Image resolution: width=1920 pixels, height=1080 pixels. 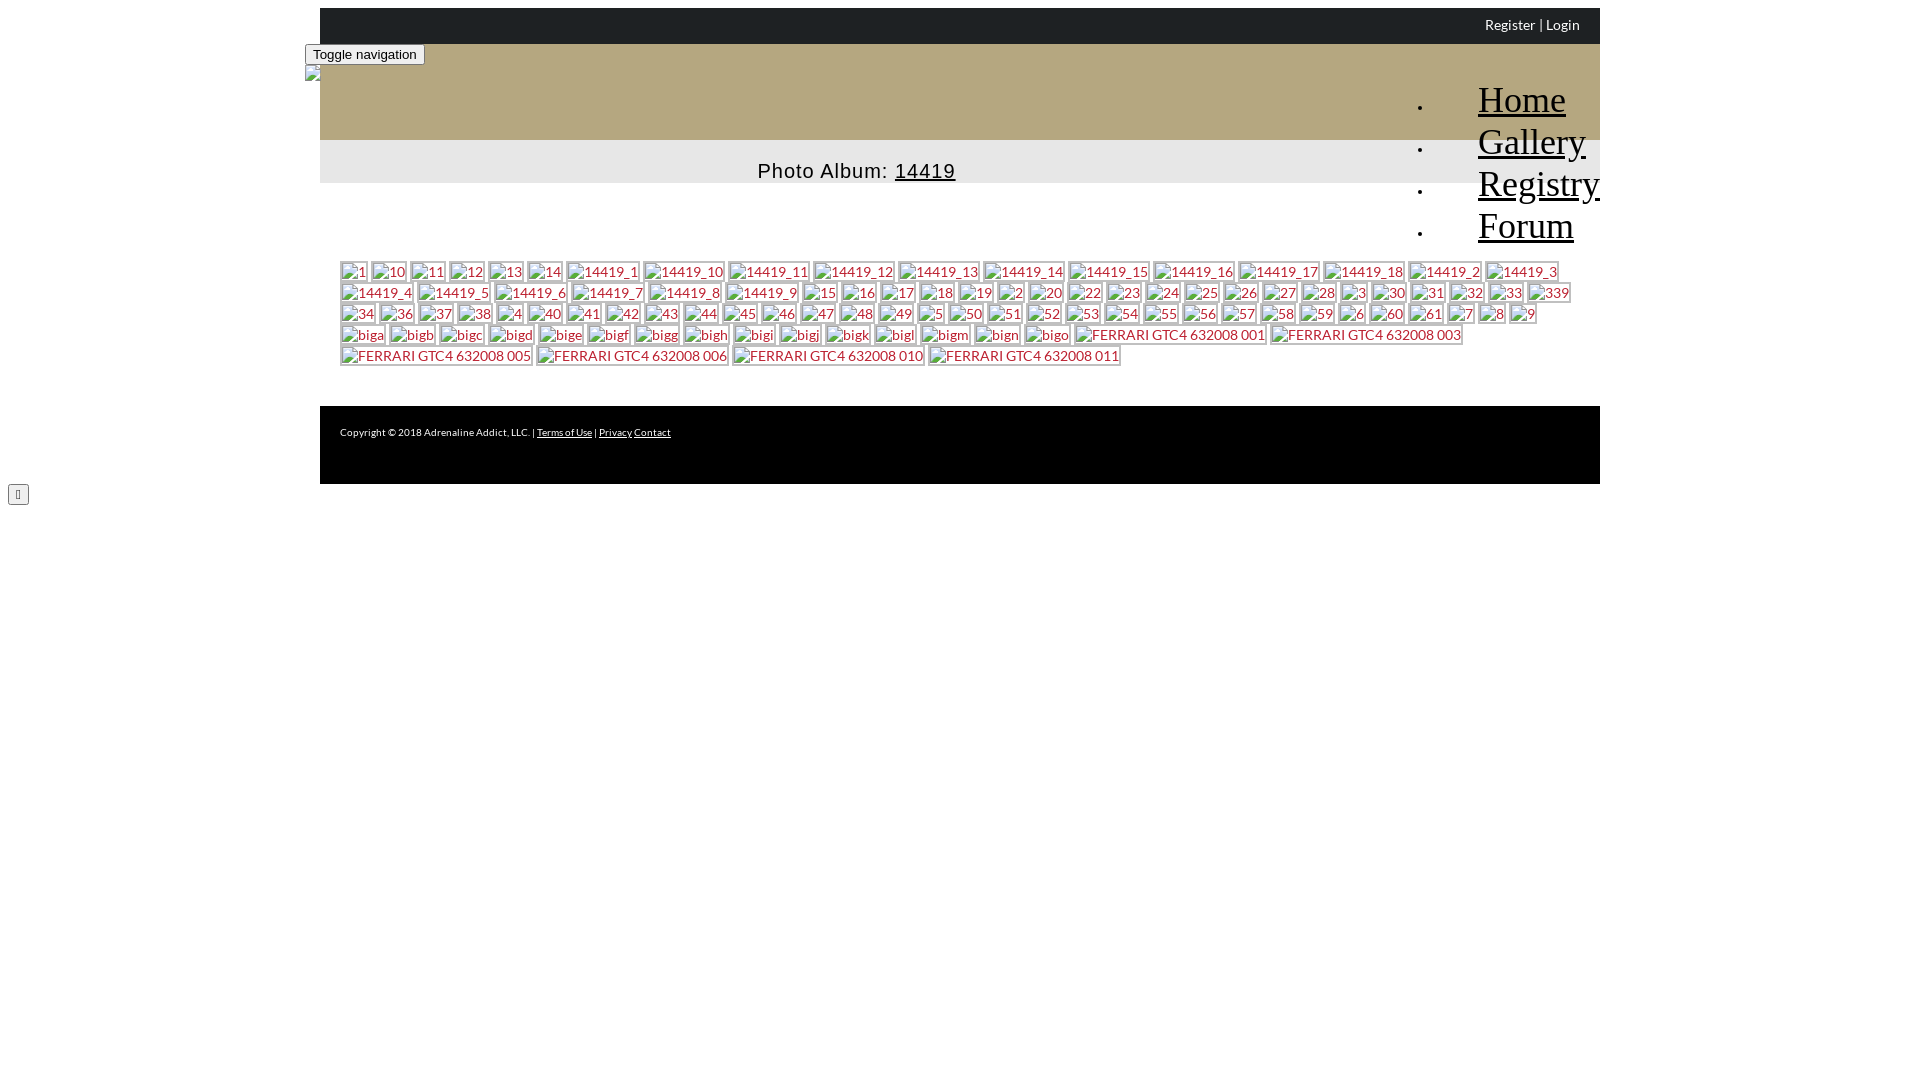 What do you see at coordinates (840, 292) in the screenshot?
I see `'16 (click to enlarge)'` at bounding box center [840, 292].